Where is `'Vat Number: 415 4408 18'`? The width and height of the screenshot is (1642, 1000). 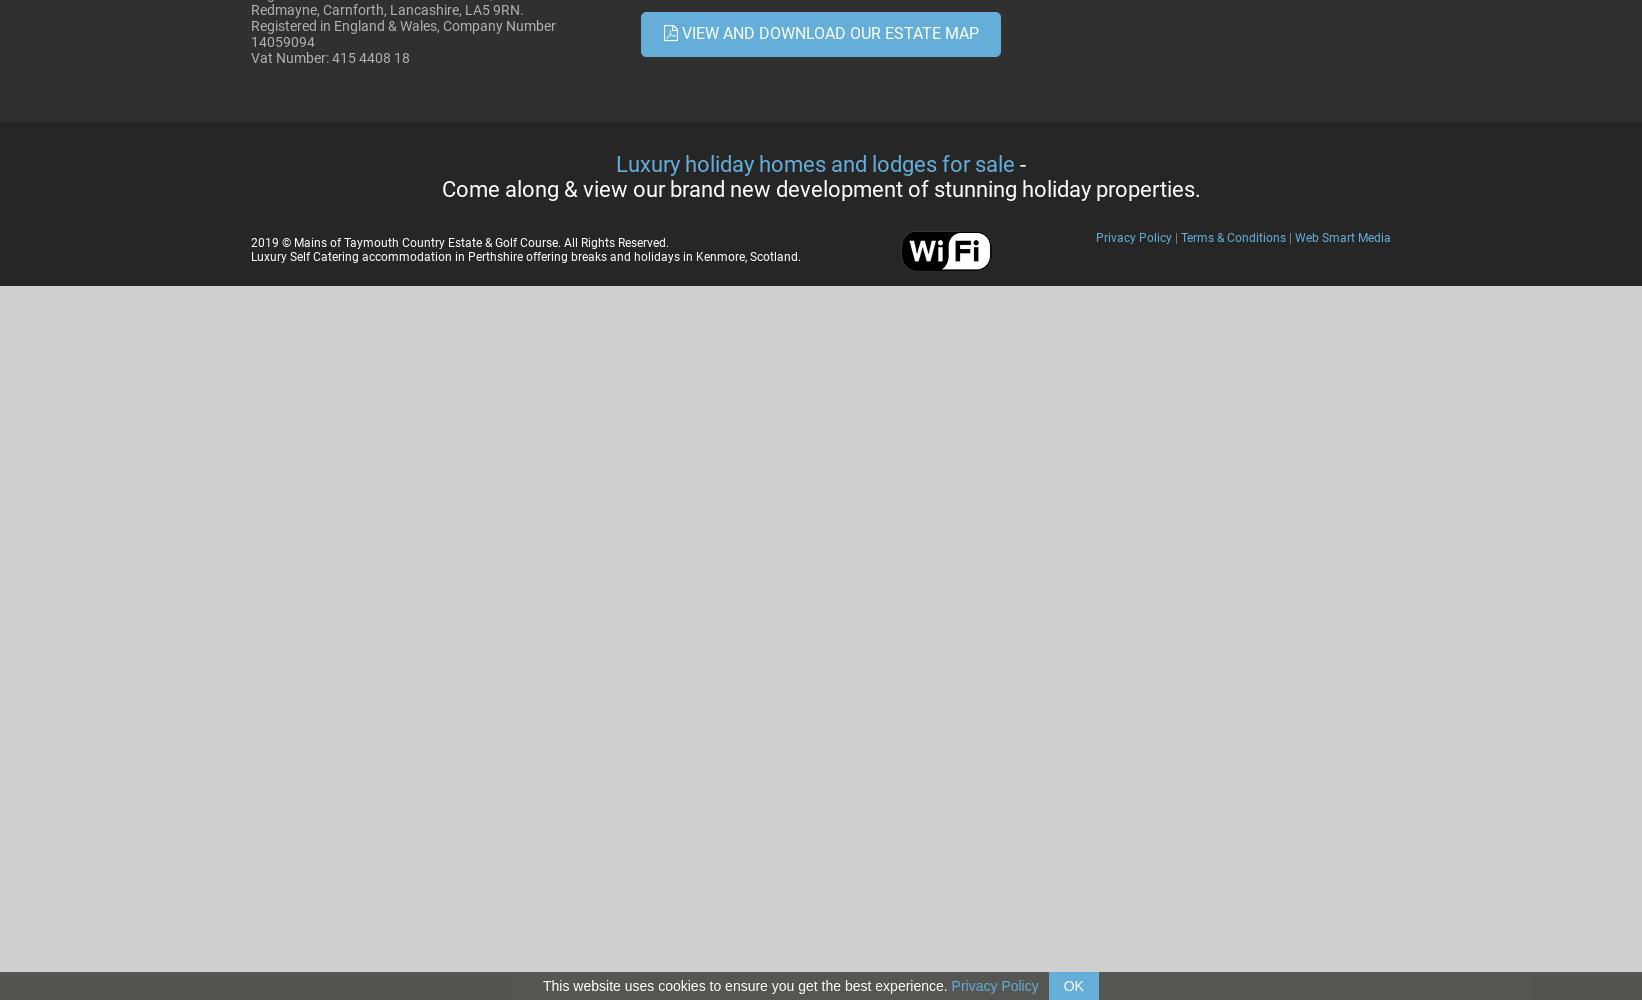 'Vat Number: 415 4408 18' is located at coordinates (330, 58).